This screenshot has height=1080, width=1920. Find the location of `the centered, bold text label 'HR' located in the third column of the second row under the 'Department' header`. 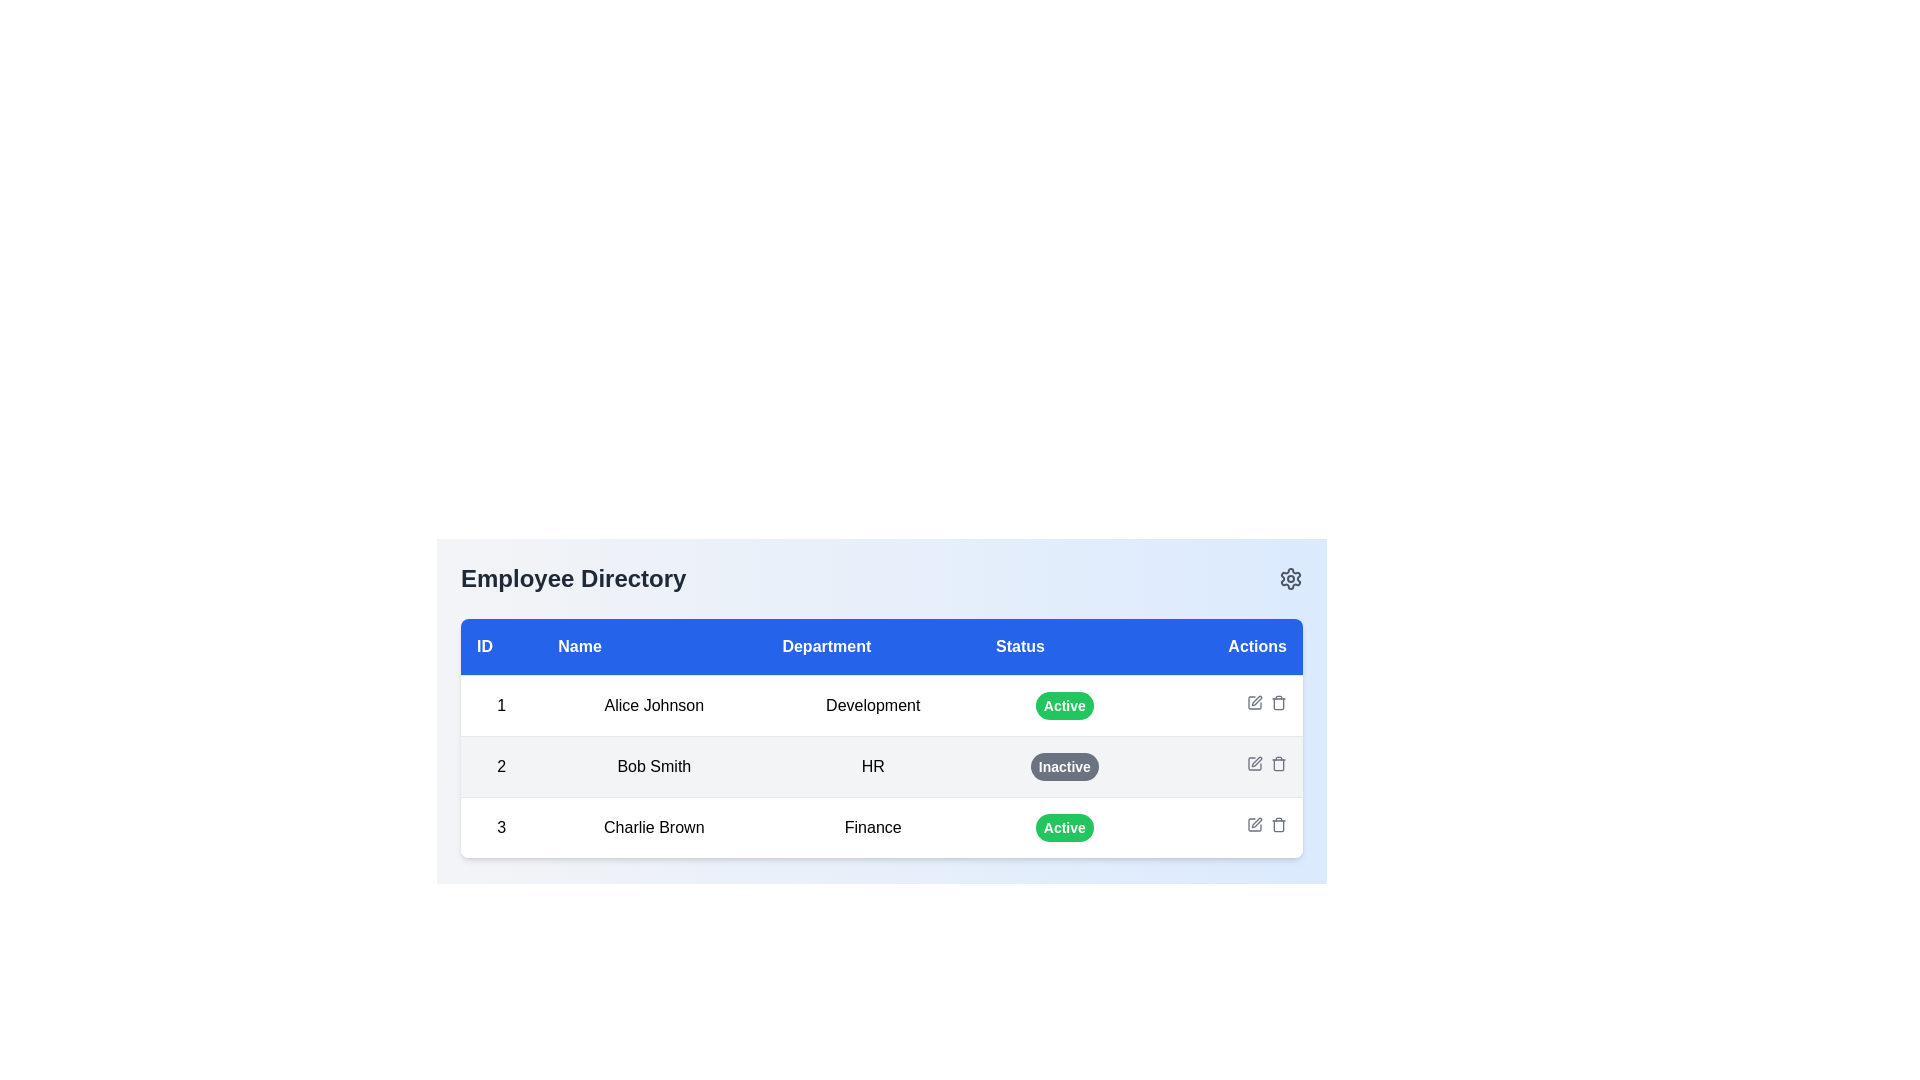

the centered, bold text label 'HR' located in the third column of the second row under the 'Department' header is located at coordinates (873, 766).